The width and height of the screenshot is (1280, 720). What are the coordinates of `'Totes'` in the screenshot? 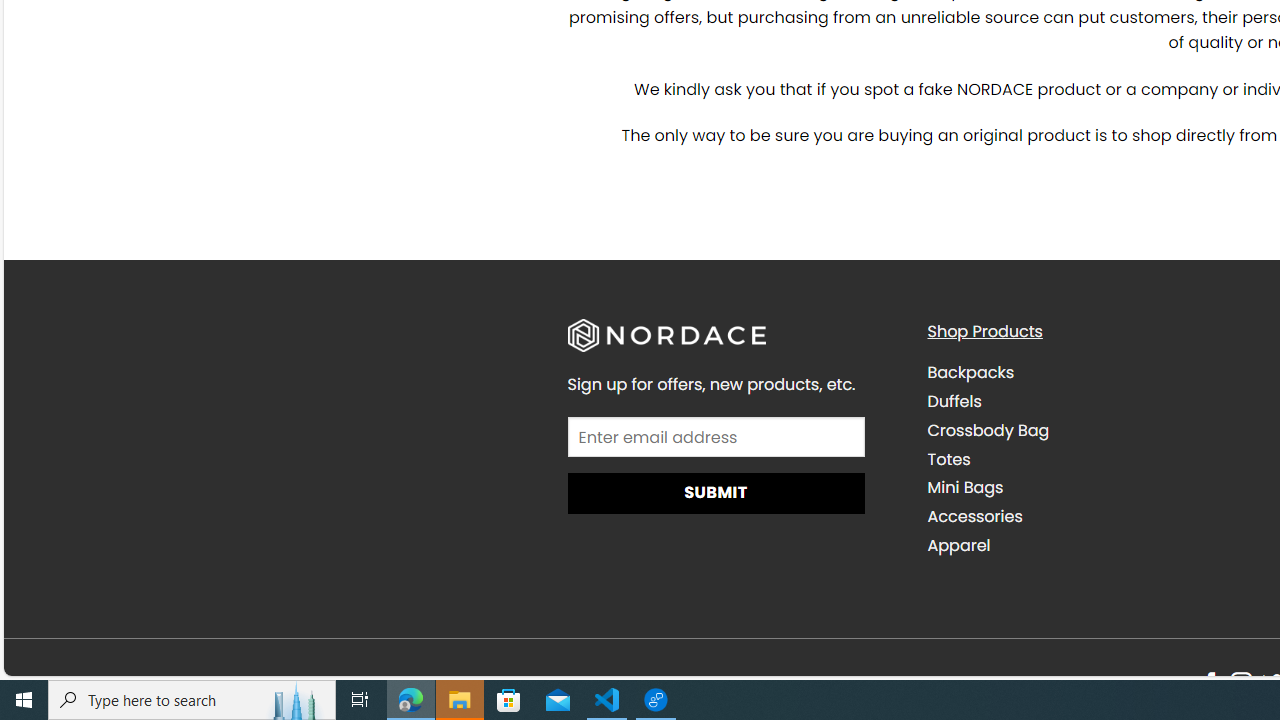 It's located at (1091, 459).